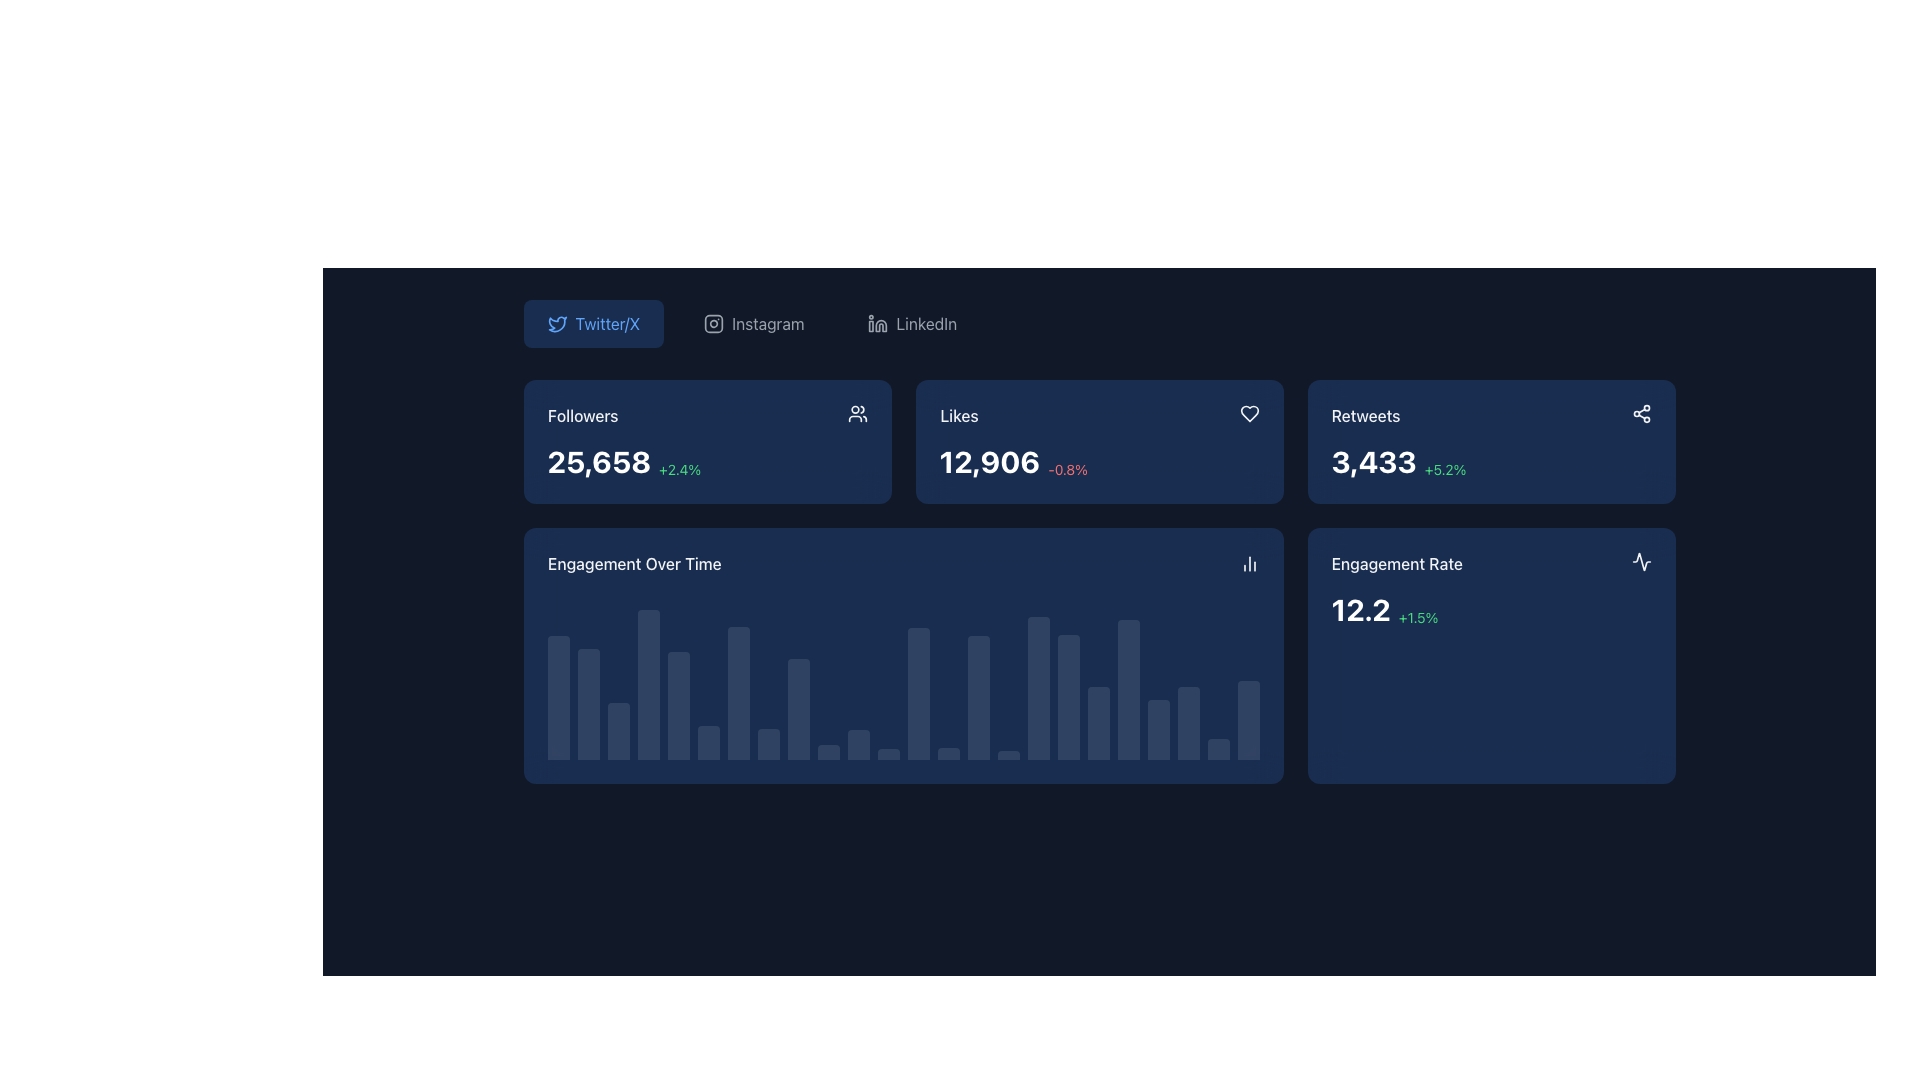 Image resolution: width=1920 pixels, height=1080 pixels. What do you see at coordinates (558, 696) in the screenshot?
I see `the first bar in the 'Engagement Over Time' chart` at bounding box center [558, 696].